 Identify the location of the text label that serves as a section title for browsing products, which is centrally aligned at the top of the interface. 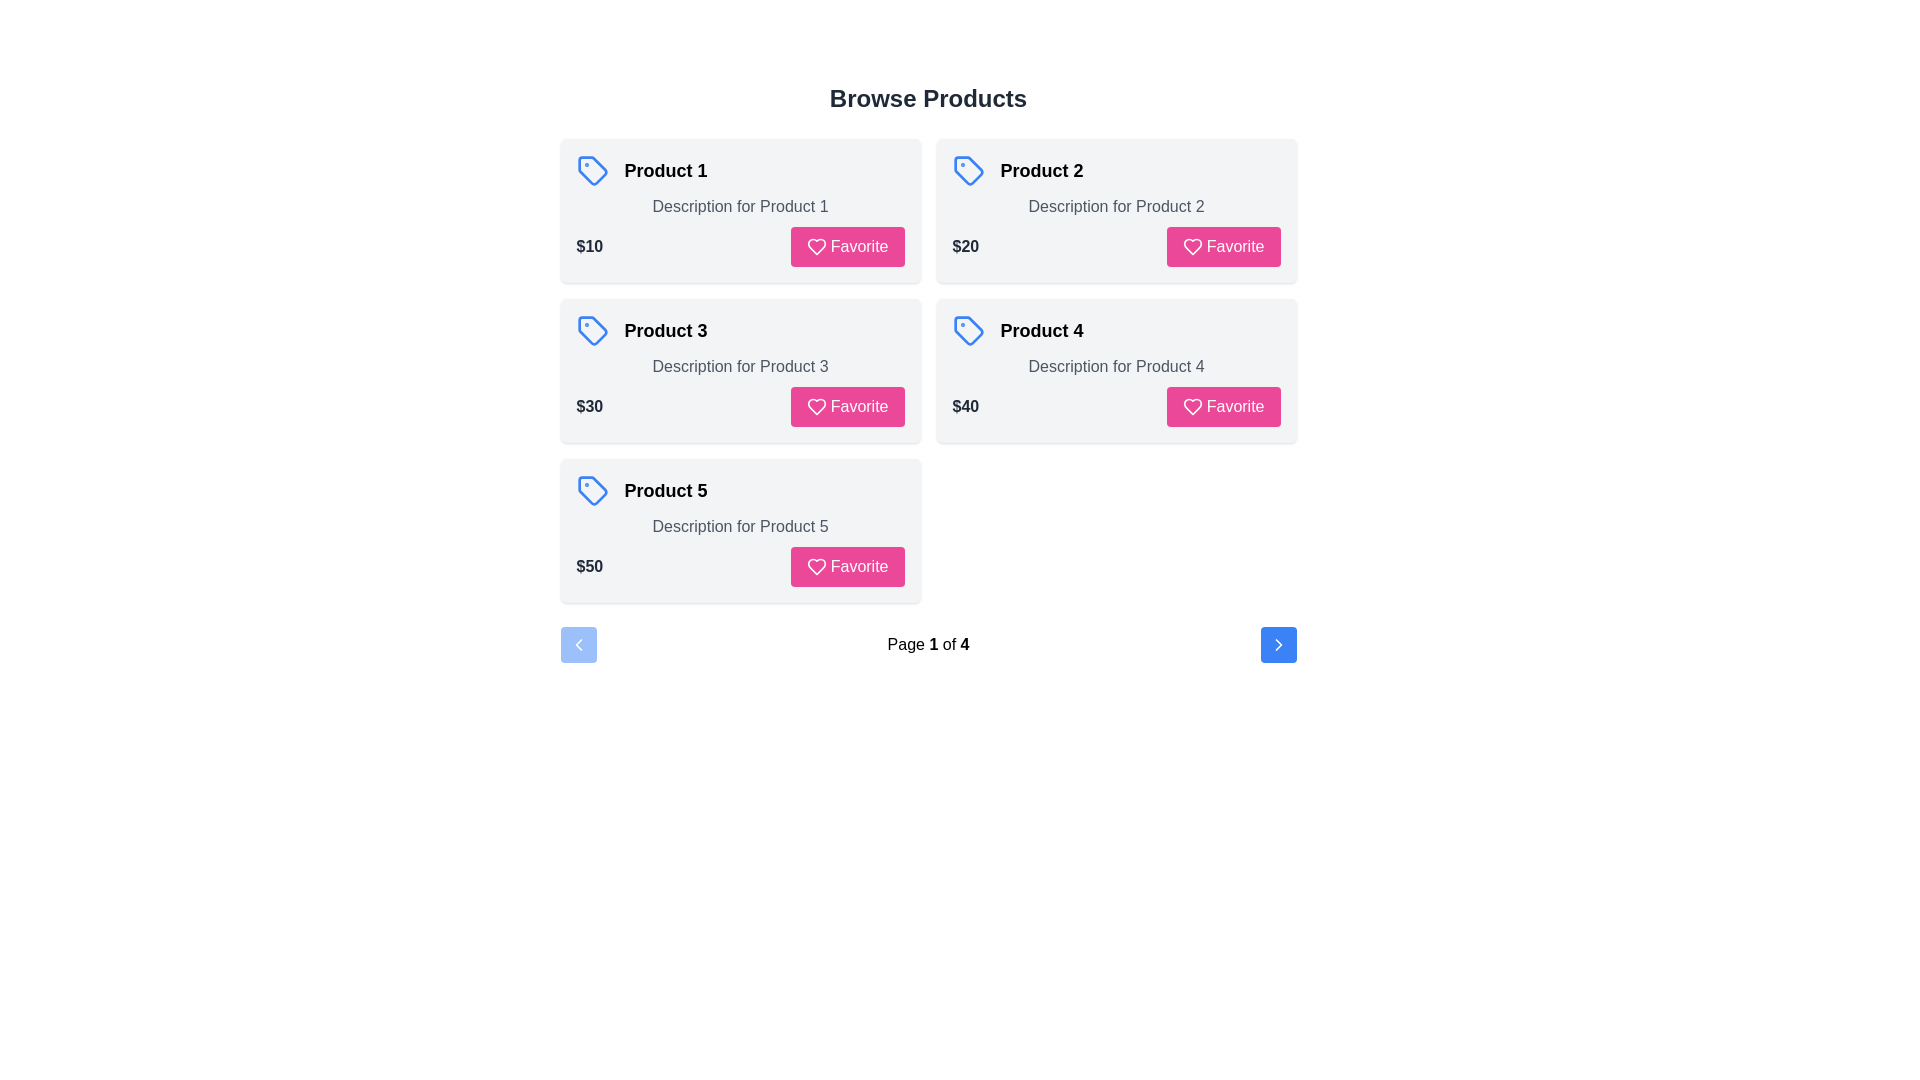
(927, 99).